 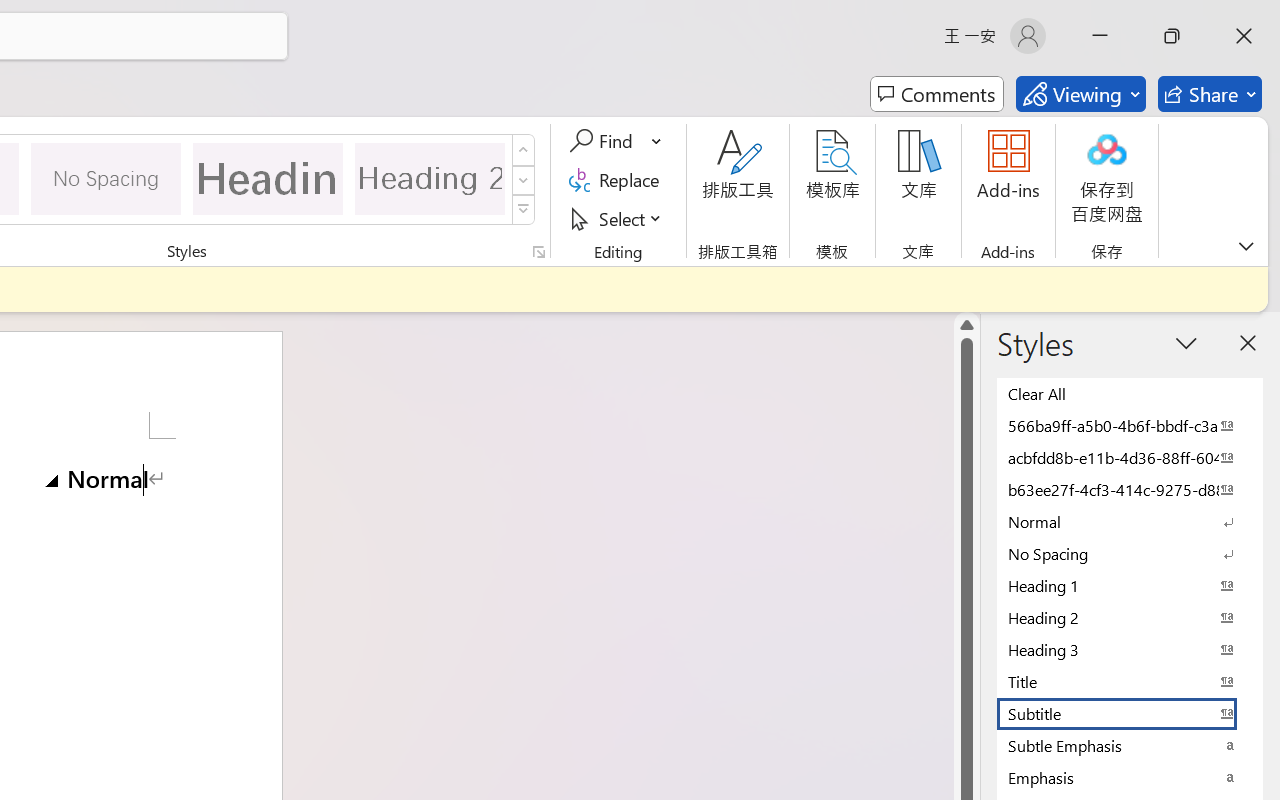 What do you see at coordinates (616, 179) in the screenshot?
I see `'Replace...'` at bounding box center [616, 179].